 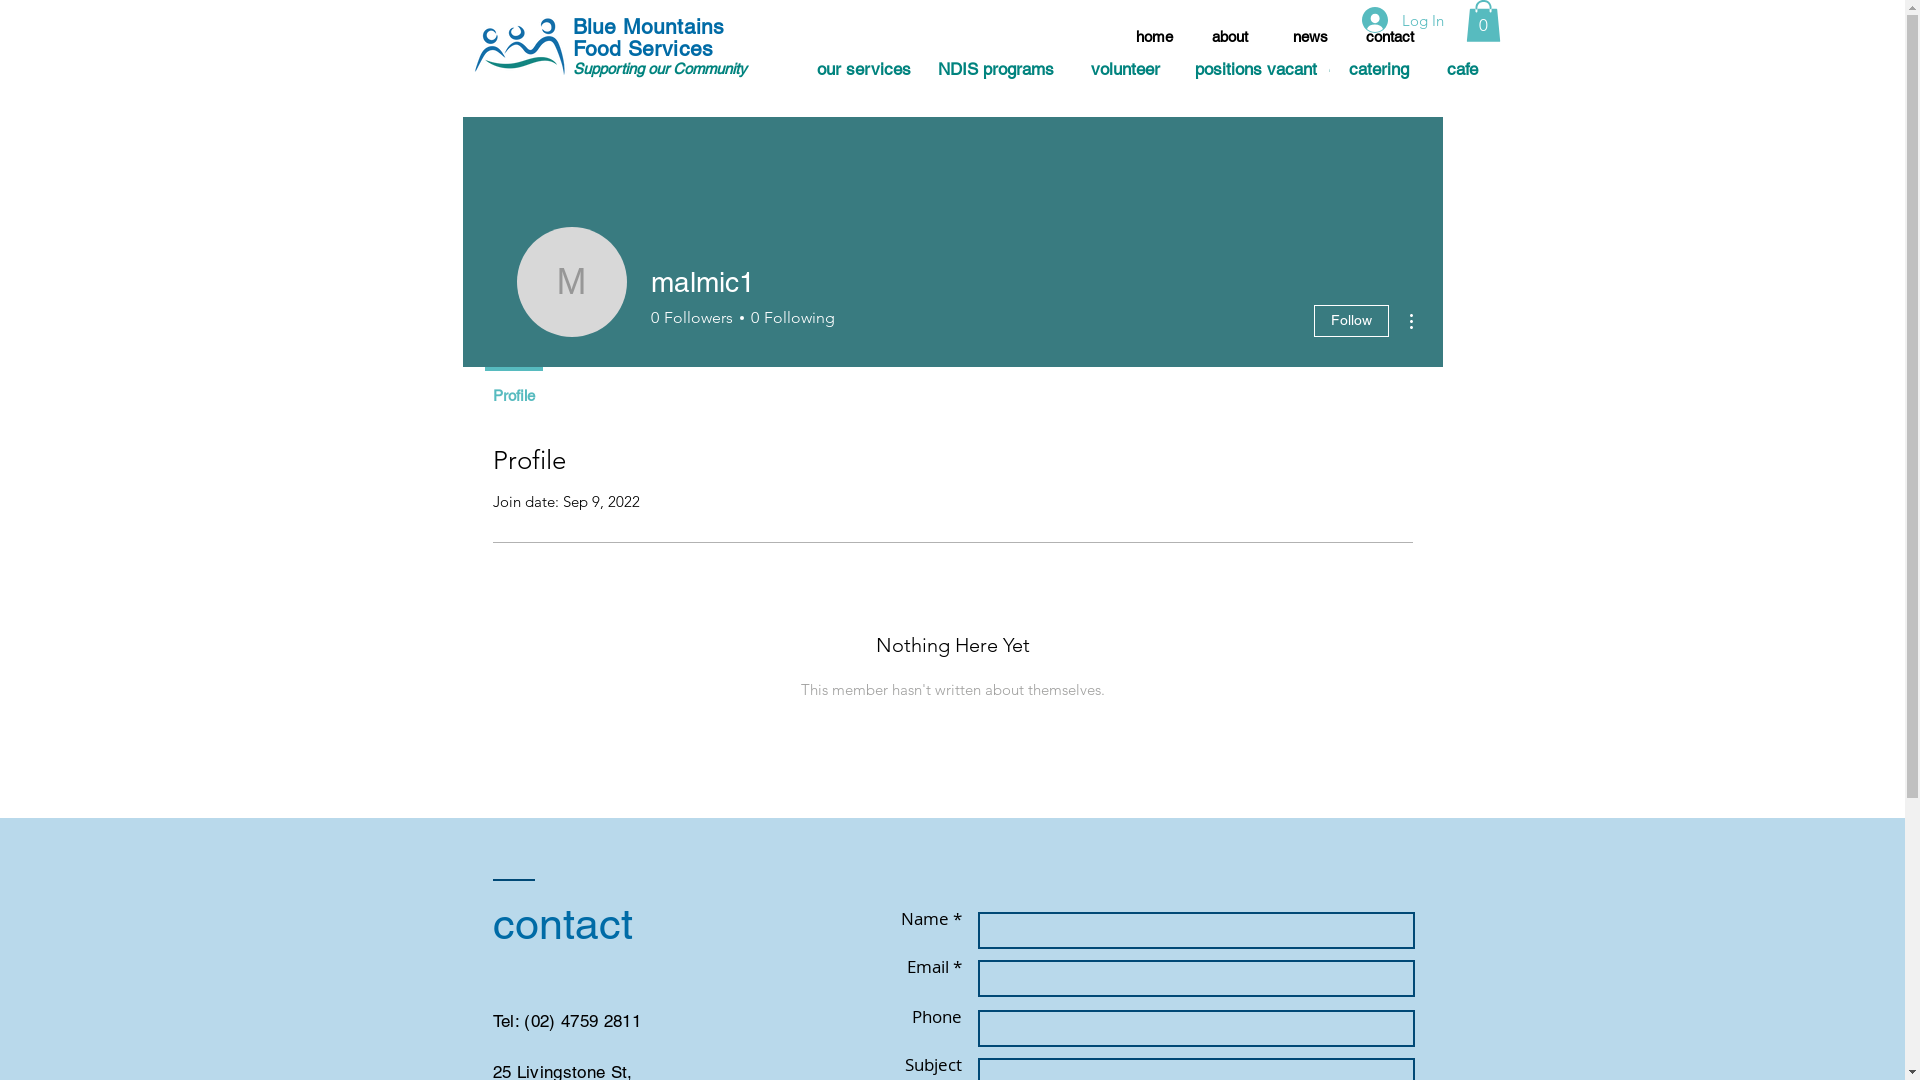 I want to click on 'cafe', so click(x=1461, y=68).